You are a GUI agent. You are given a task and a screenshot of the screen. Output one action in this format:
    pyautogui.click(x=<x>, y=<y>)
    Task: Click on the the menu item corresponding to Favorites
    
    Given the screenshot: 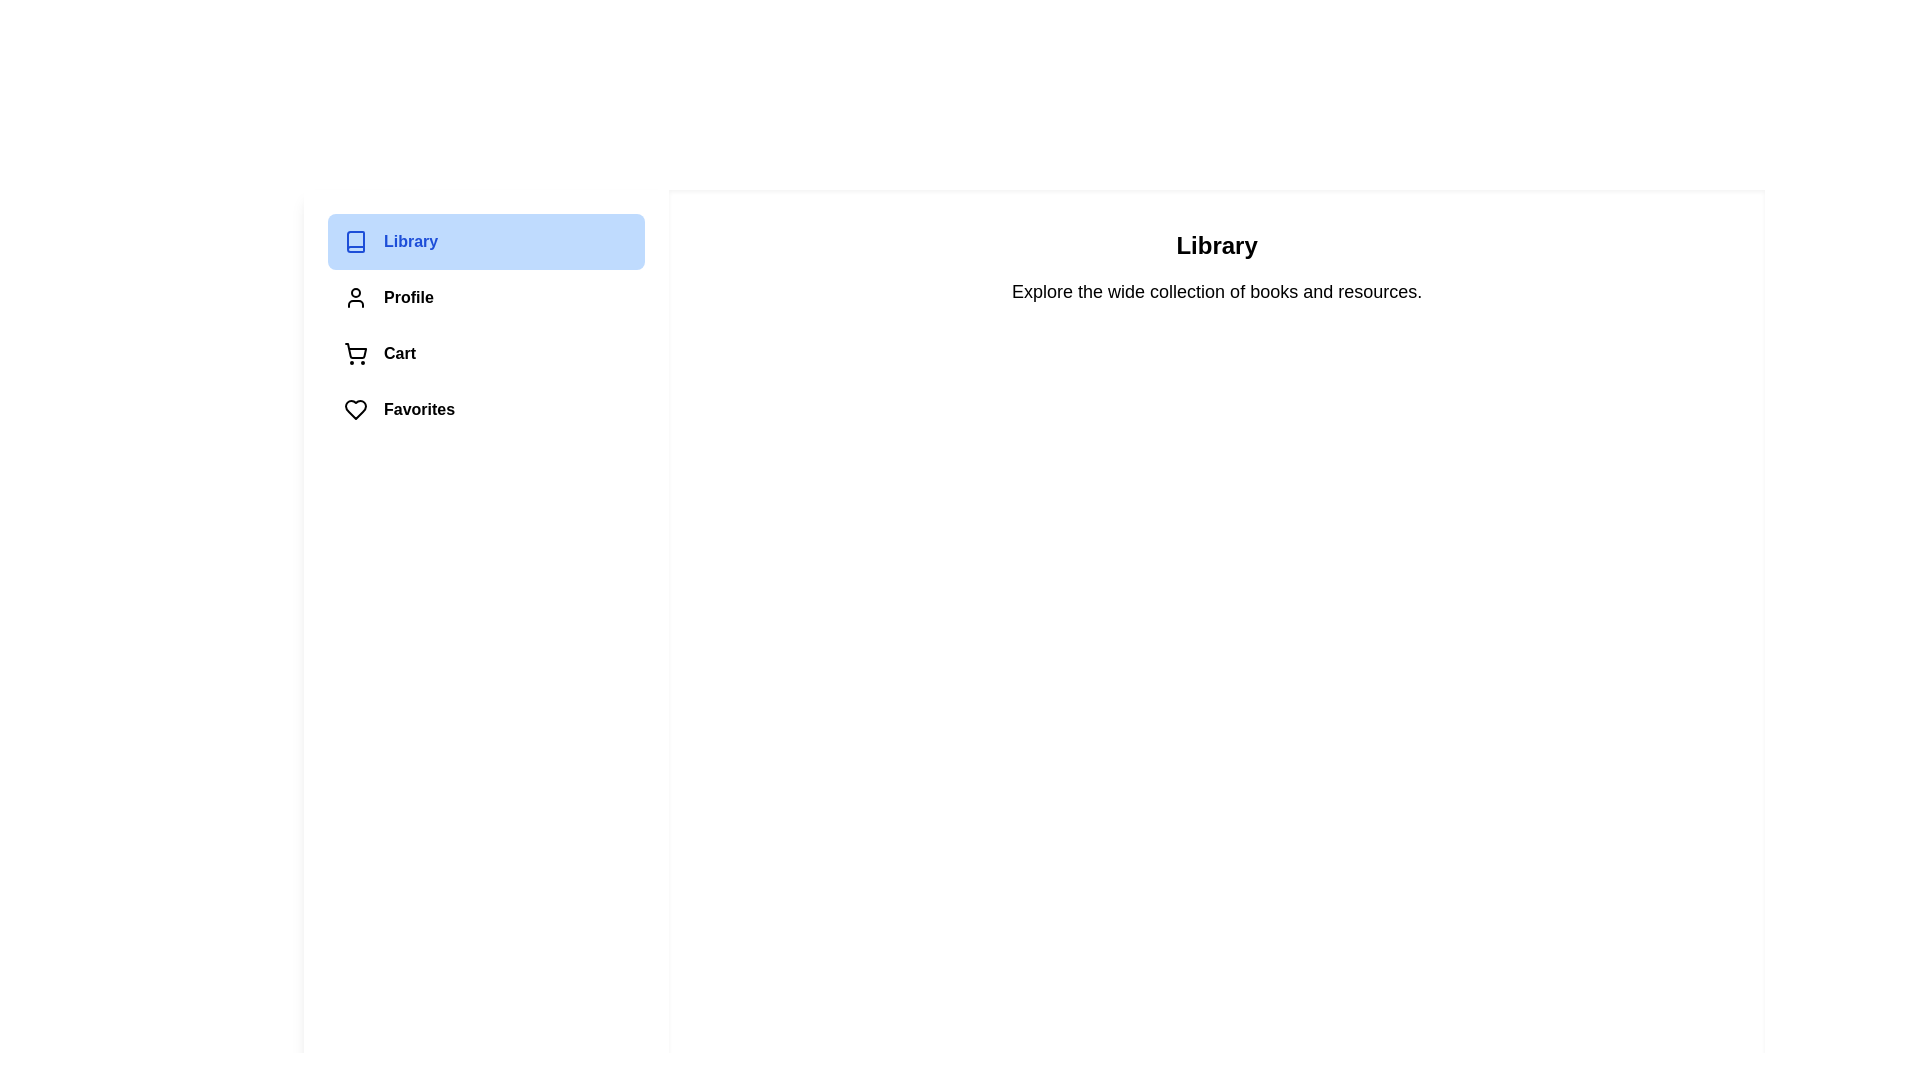 What is the action you would take?
    pyautogui.click(x=486, y=408)
    